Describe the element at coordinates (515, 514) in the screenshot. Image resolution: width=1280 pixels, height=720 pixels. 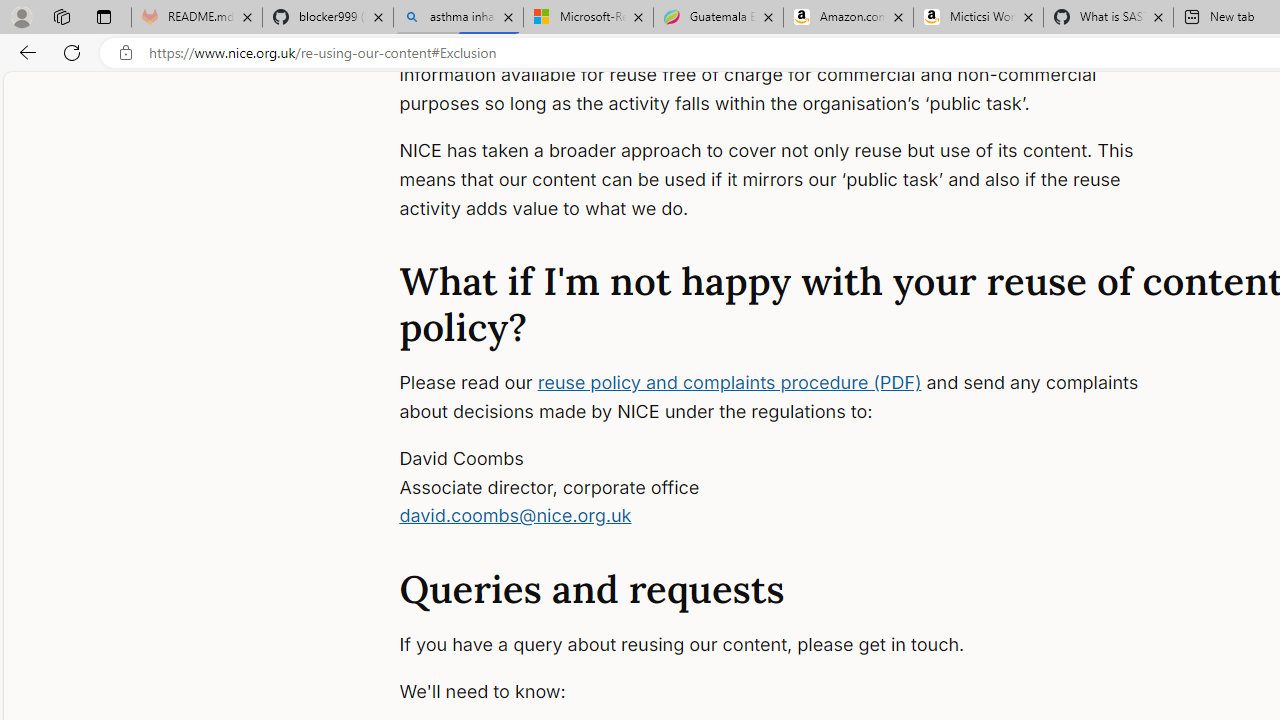
I see `'david.coombs@nice.org.uk'` at that location.